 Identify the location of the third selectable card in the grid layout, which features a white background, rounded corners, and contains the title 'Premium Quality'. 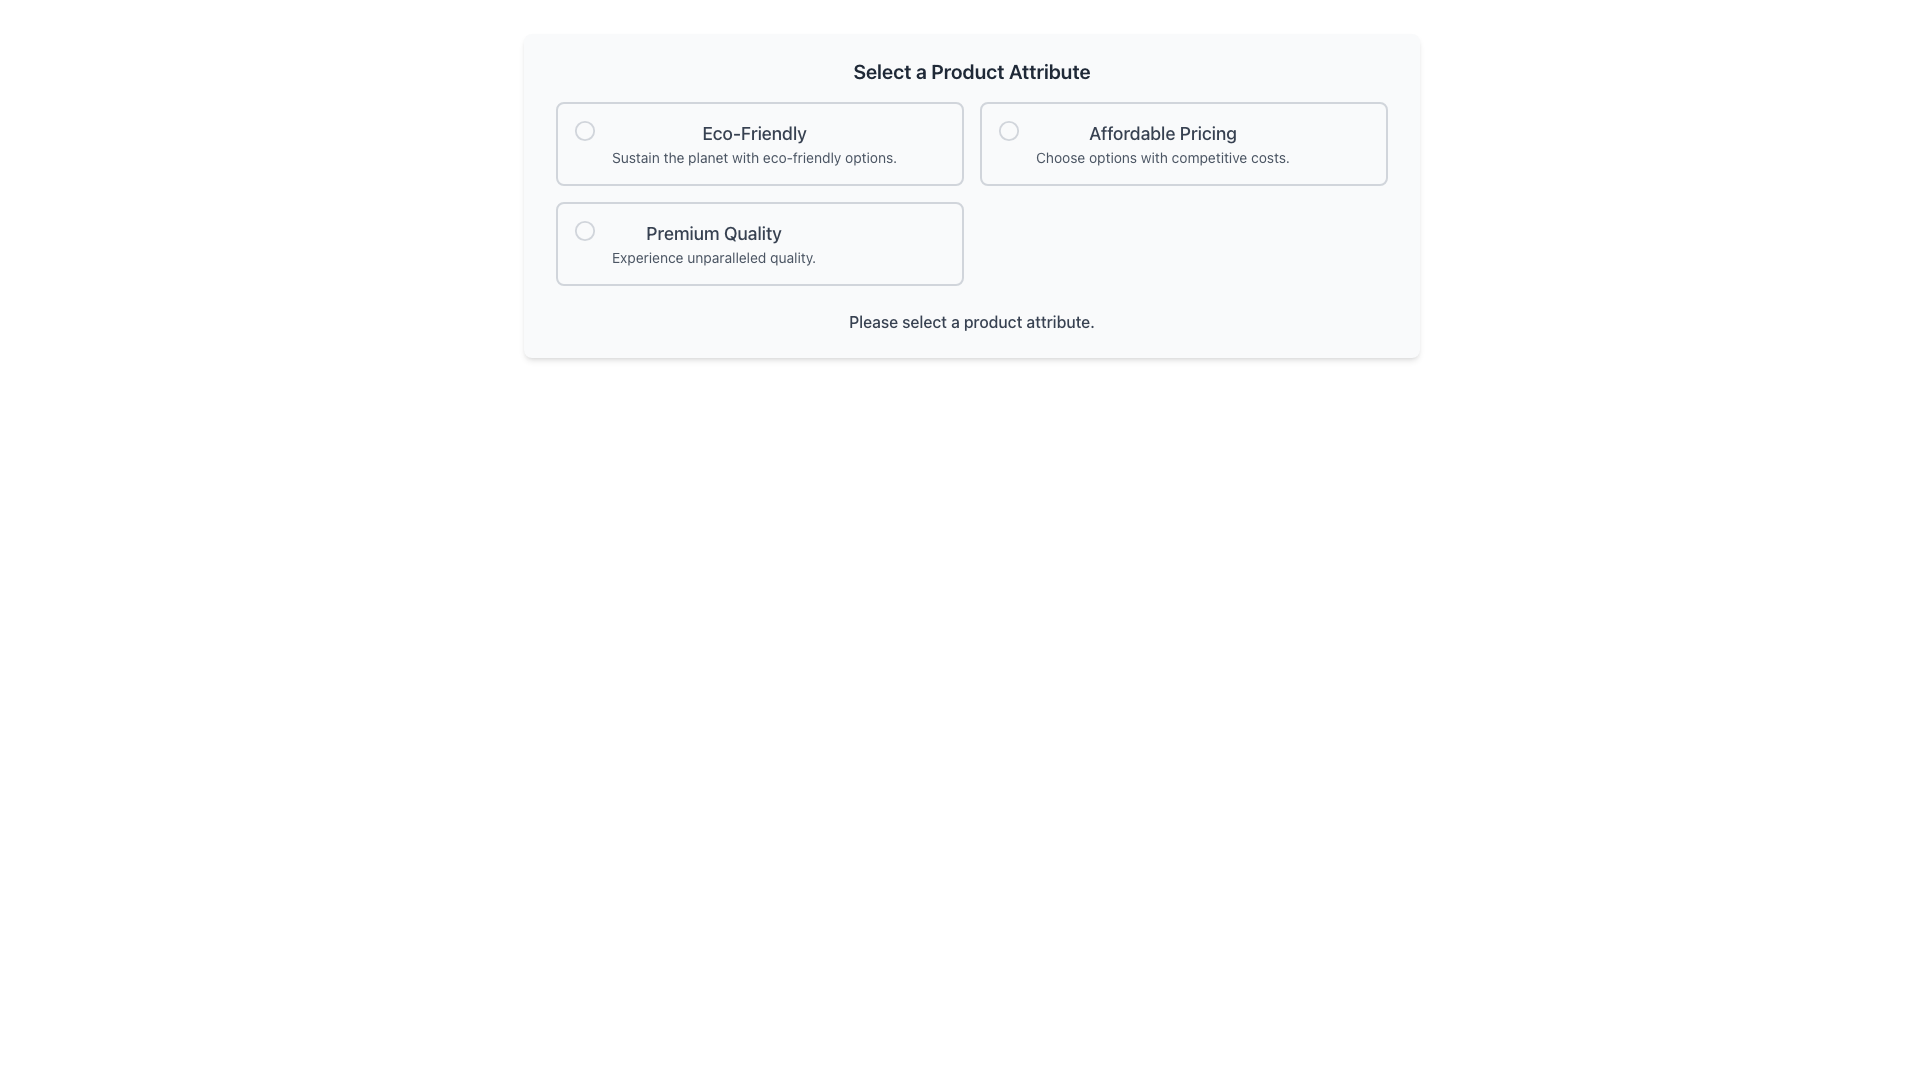
(758, 242).